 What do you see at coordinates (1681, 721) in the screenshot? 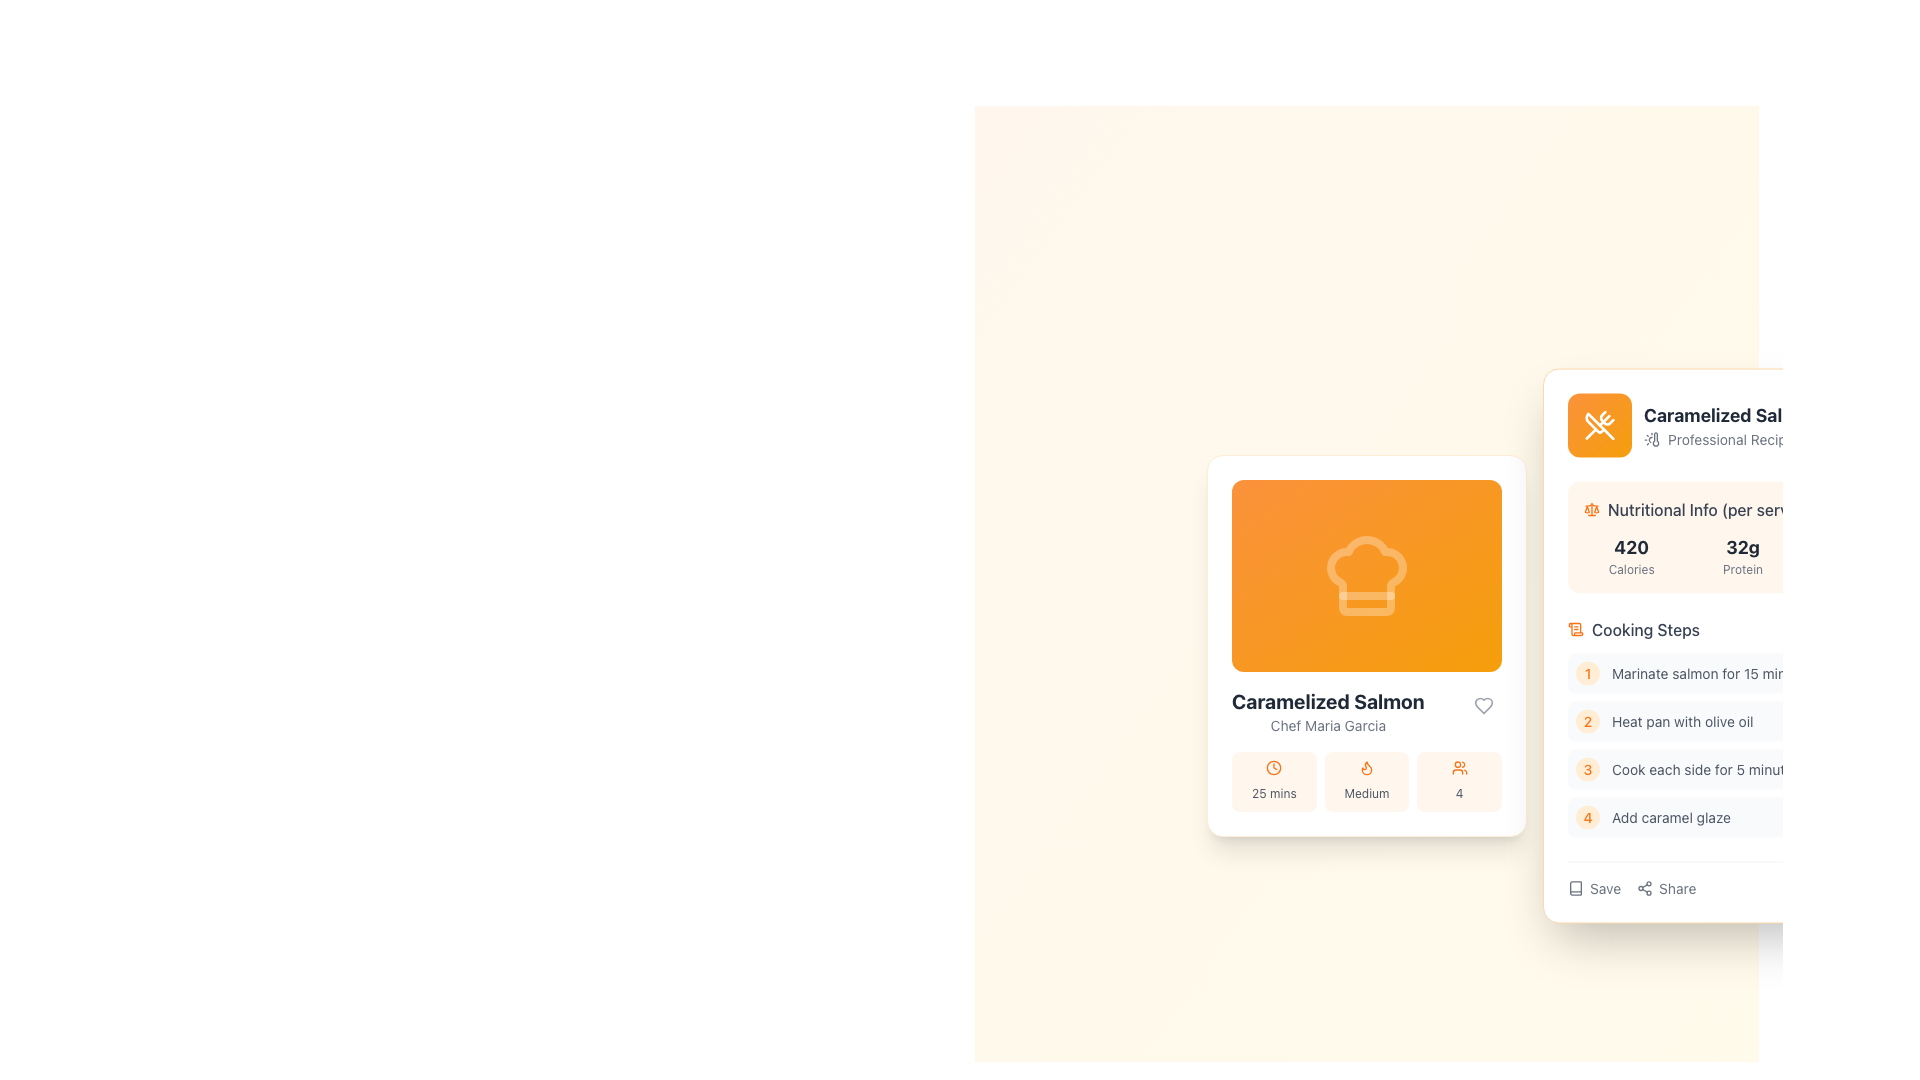
I see `the Text label that provides guidance for the second step in the cooking process, located within the 'Cooking Steps' section of the recipe interface` at bounding box center [1681, 721].